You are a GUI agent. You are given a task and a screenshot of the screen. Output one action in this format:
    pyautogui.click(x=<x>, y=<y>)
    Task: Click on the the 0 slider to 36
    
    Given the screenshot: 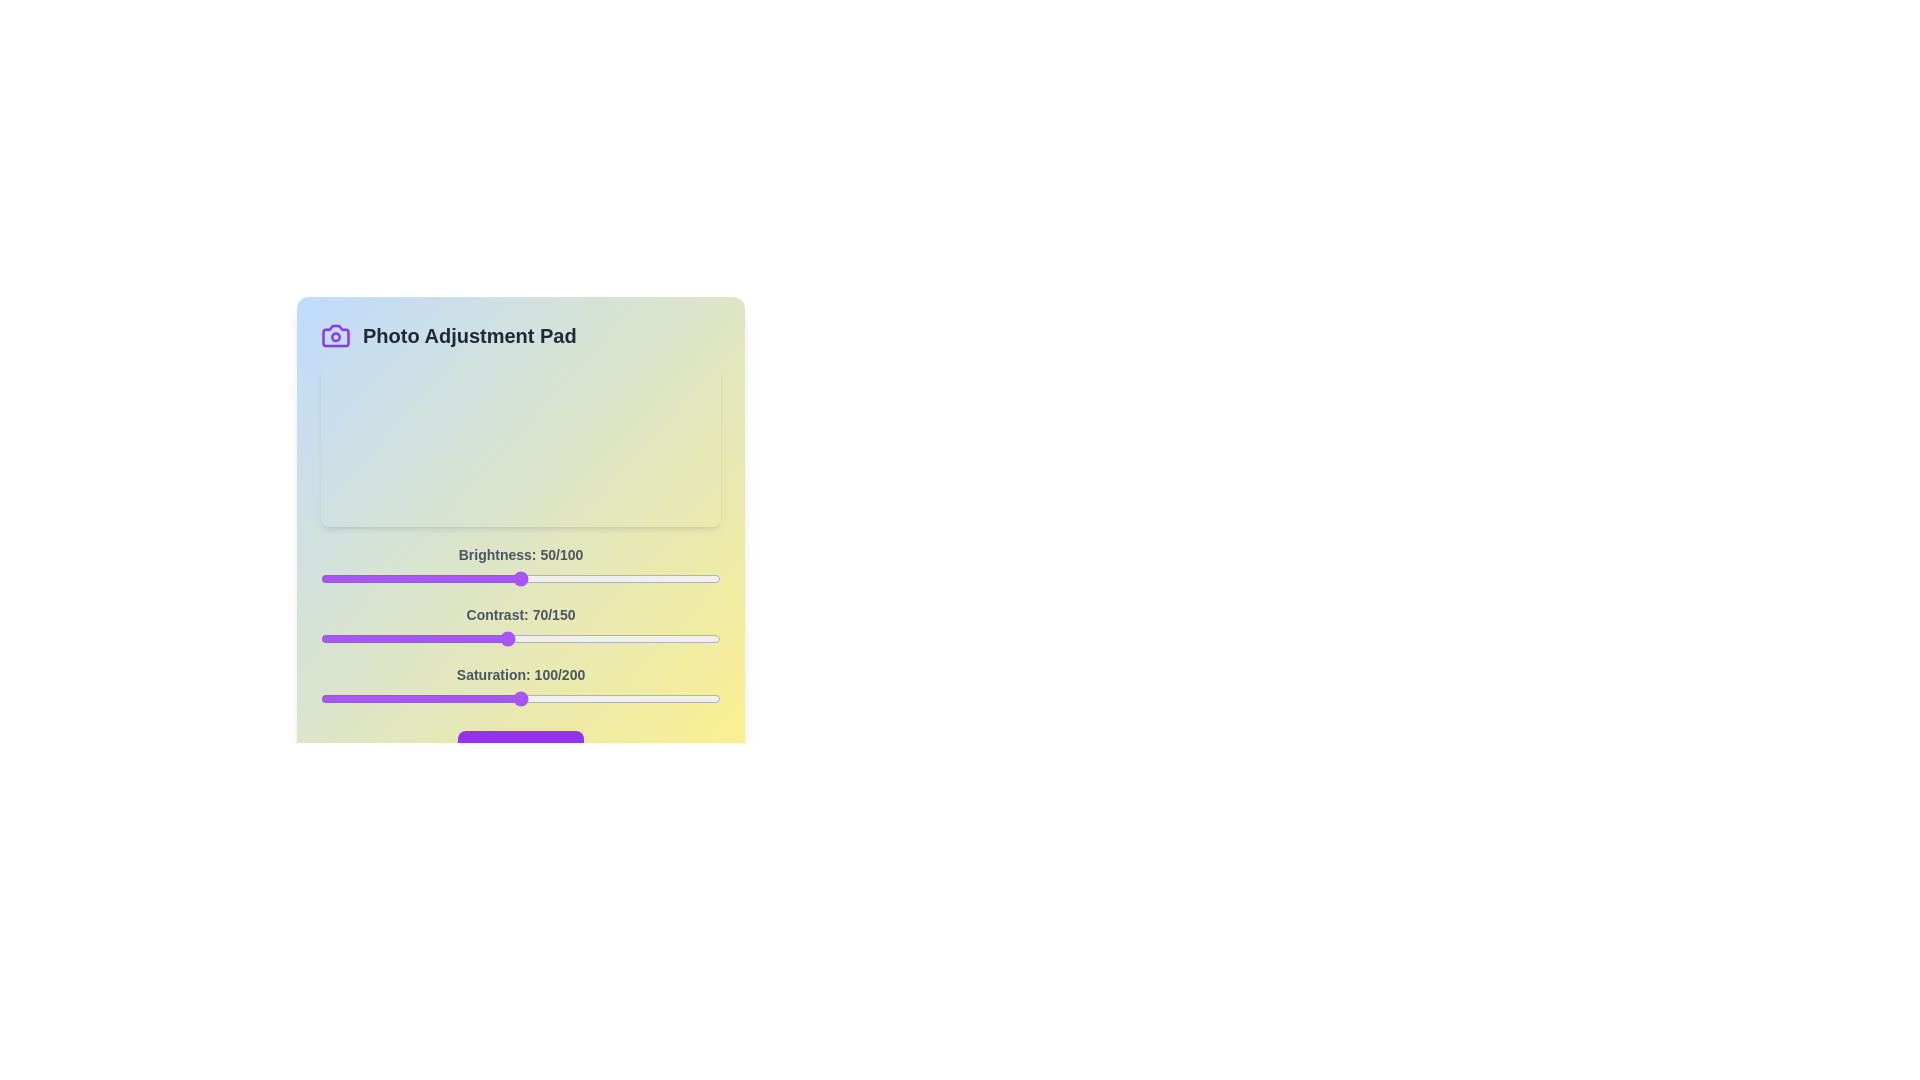 What is the action you would take?
    pyautogui.click(x=464, y=578)
    